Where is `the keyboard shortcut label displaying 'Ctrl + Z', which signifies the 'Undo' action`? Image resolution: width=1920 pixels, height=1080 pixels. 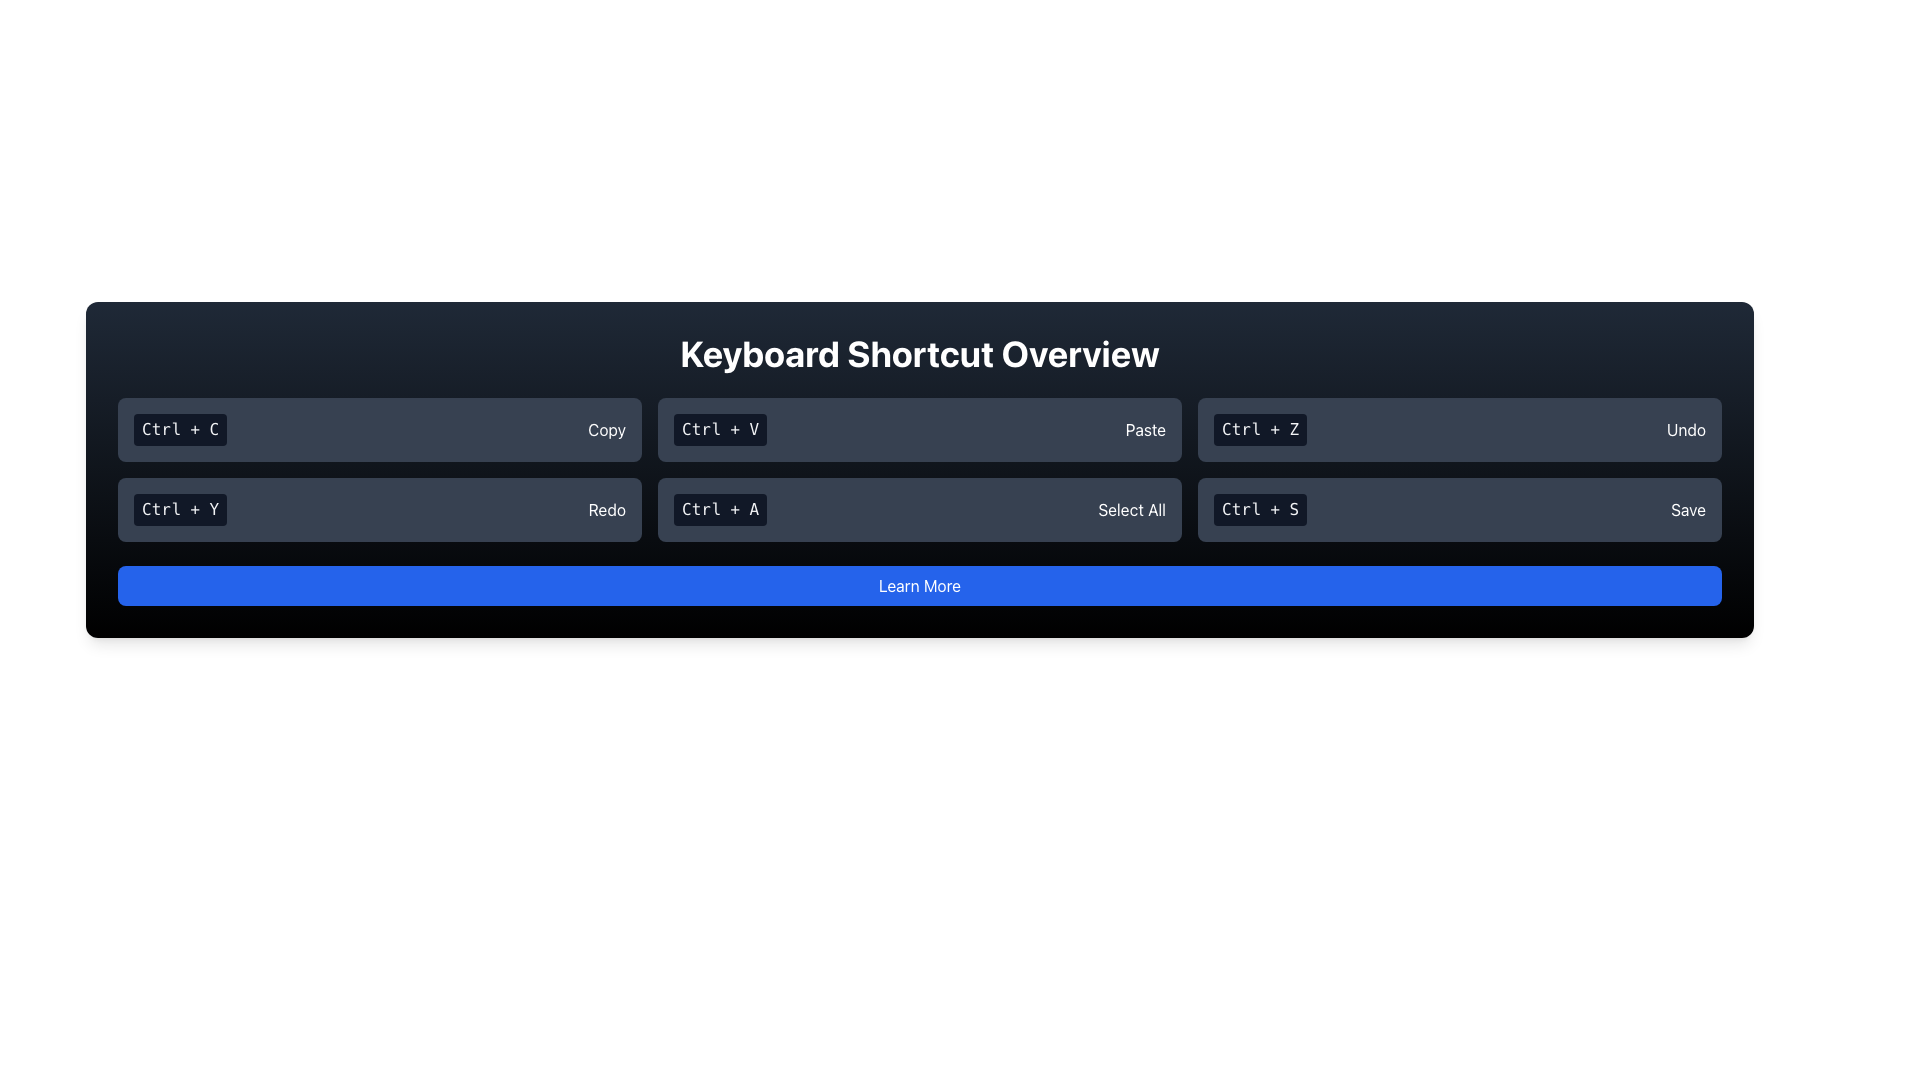 the keyboard shortcut label displaying 'Ctrl + Z', which signifies the 'Undo' action is located at coordinates (1259, 428).